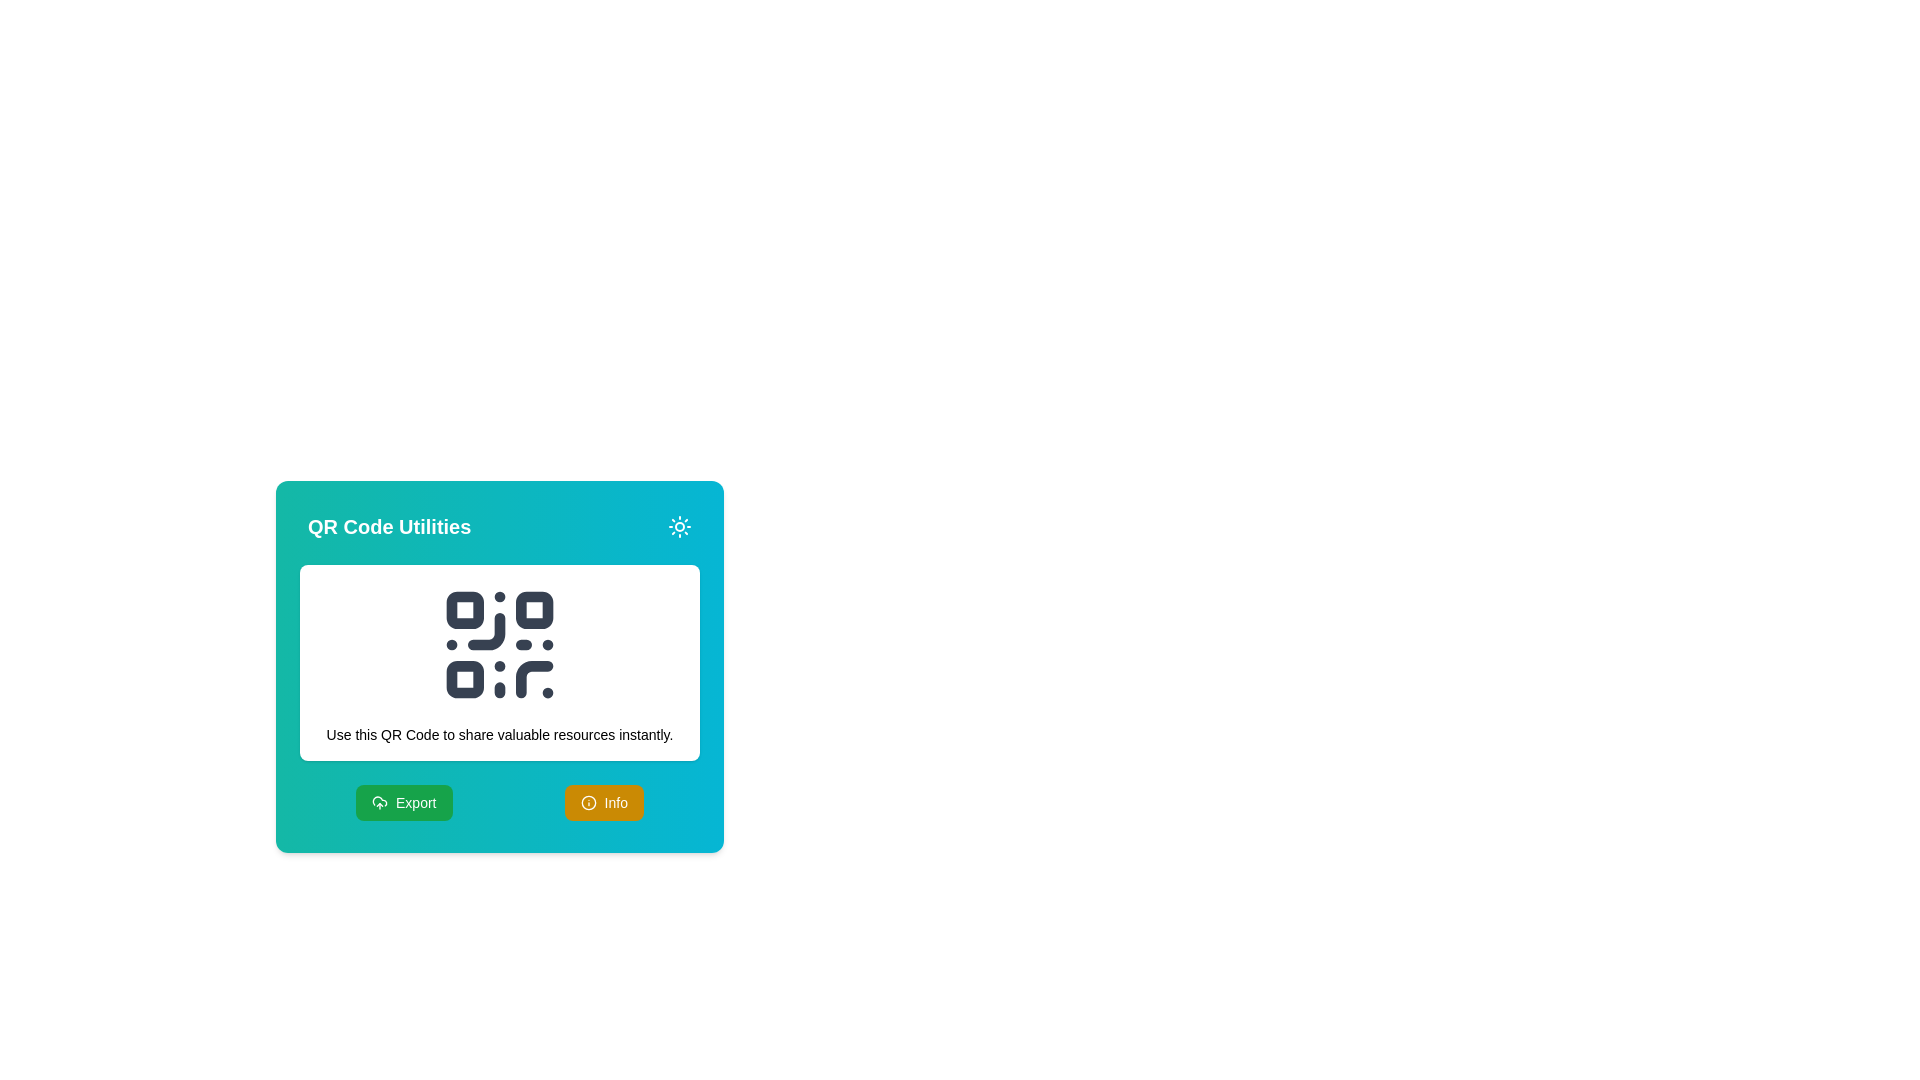 Image resolution: width=1920 pixels, height=1080 pixels. What do you see at coordinates (680, 526) in the screenshot?
I see `the sun icon located at the right edge of the header bar in the QR Code Utilities section` at bounding box center [680, 526].